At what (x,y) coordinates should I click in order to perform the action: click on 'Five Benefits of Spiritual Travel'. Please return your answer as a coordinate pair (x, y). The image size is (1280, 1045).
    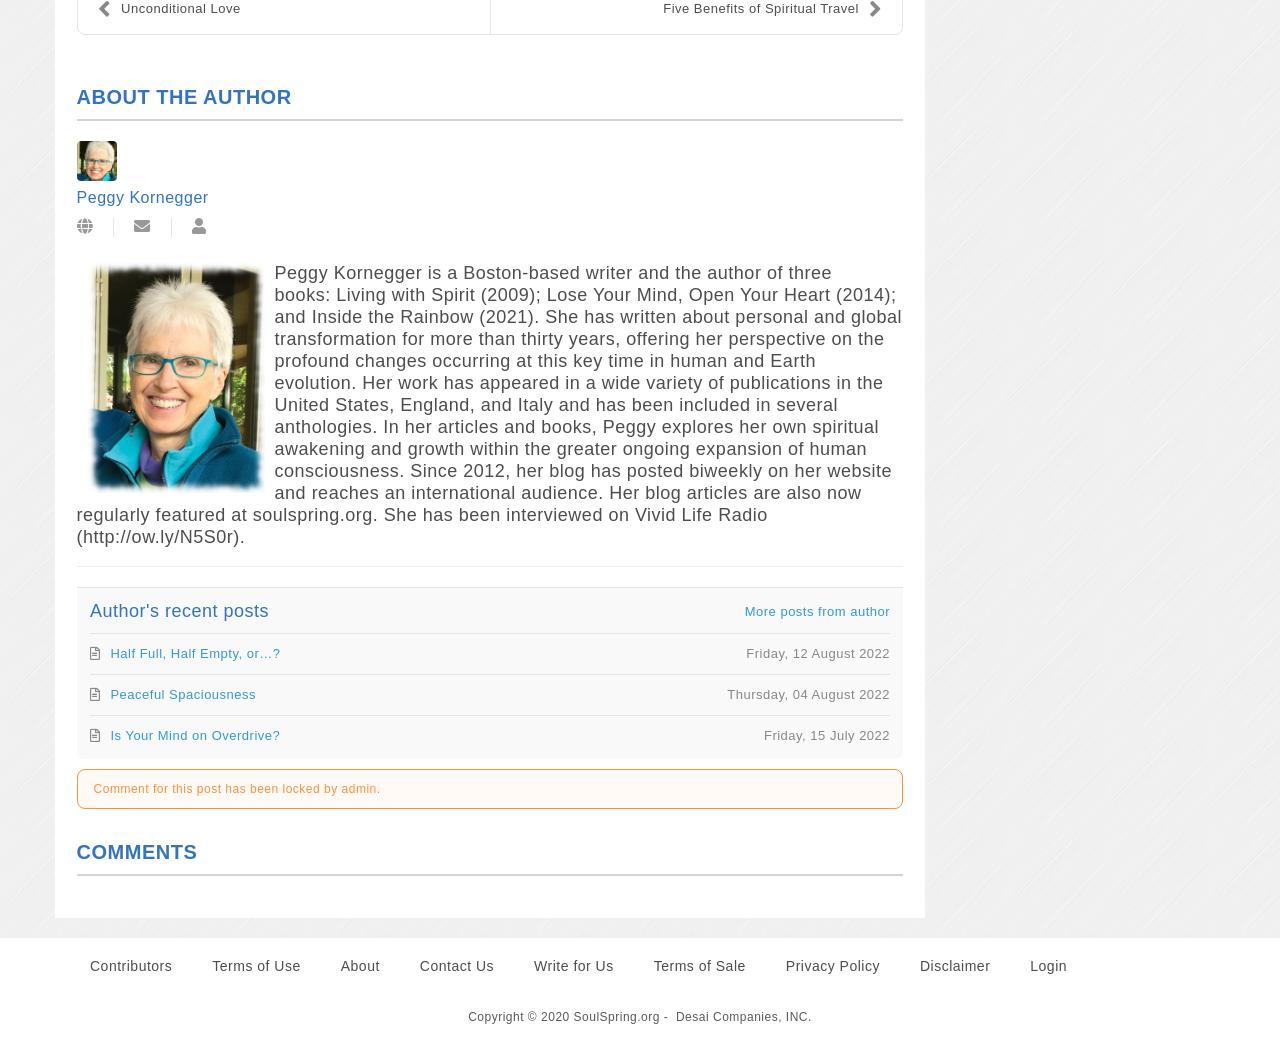
    Looking at the image, I should click on (663, 7).